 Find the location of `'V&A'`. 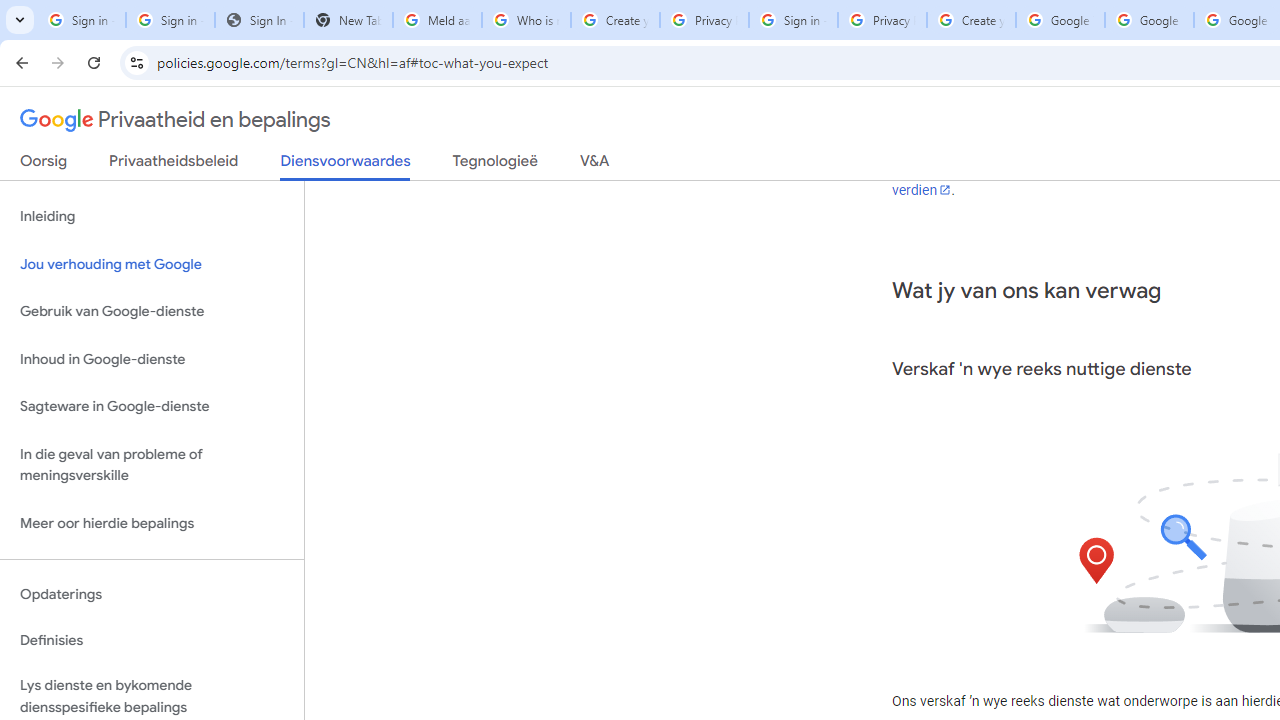

'V&A' is located at coordinates (593, 164).